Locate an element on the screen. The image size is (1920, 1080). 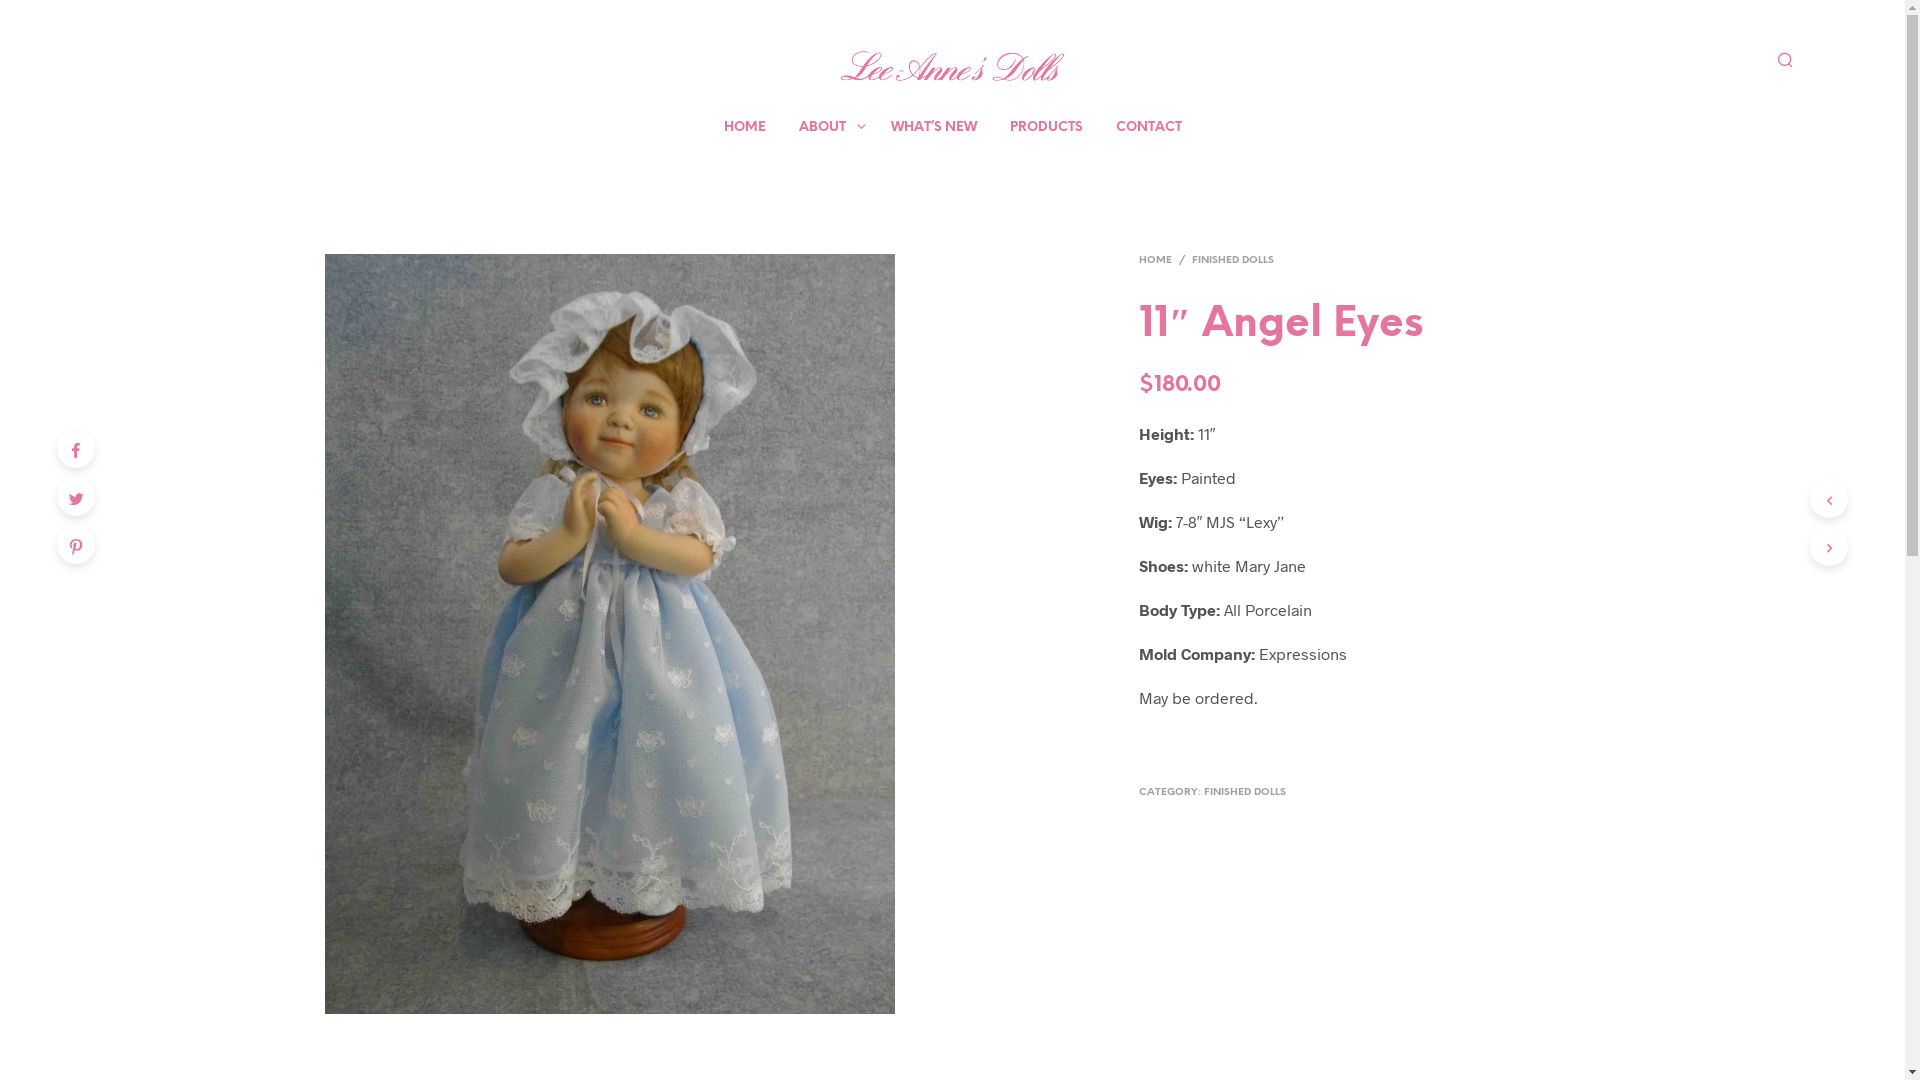
'HOME' is located at coordinates (708, 127).